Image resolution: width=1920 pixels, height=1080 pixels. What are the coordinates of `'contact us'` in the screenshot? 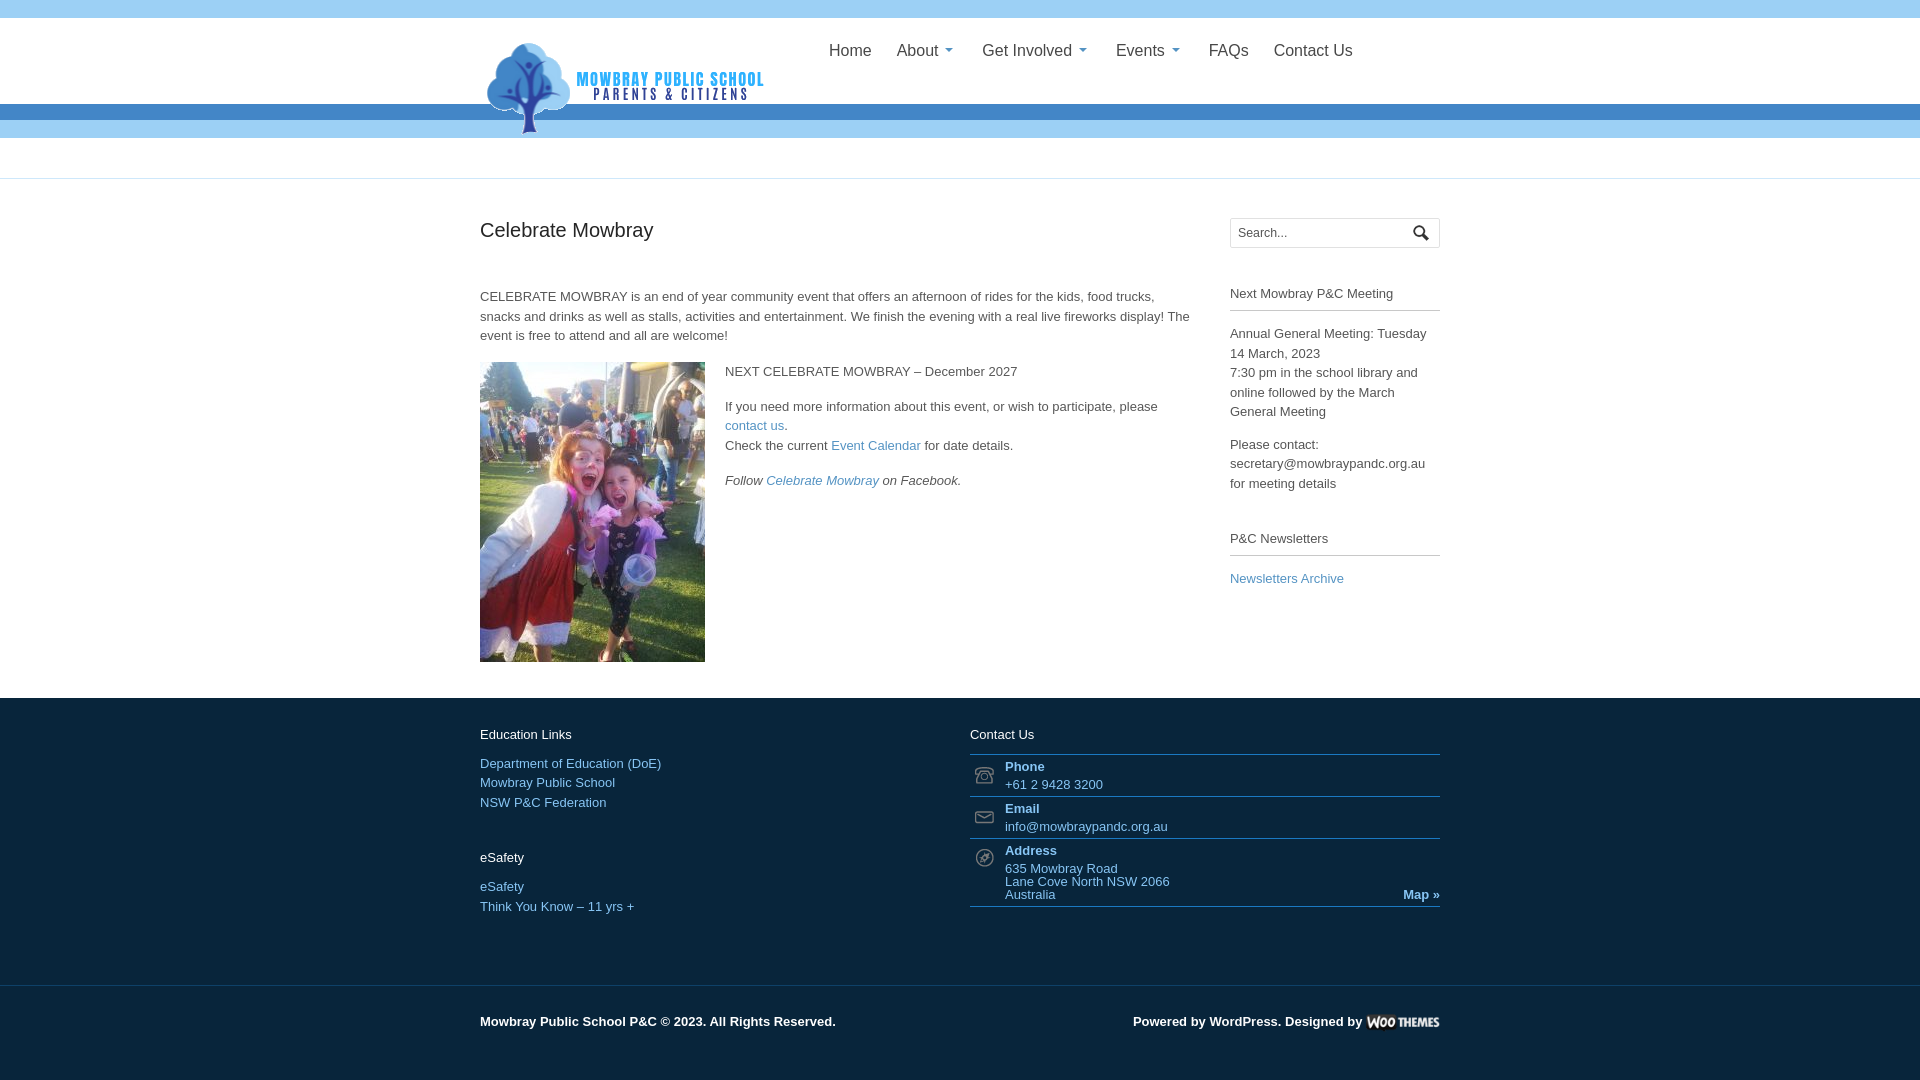 It's located at (753, 424).